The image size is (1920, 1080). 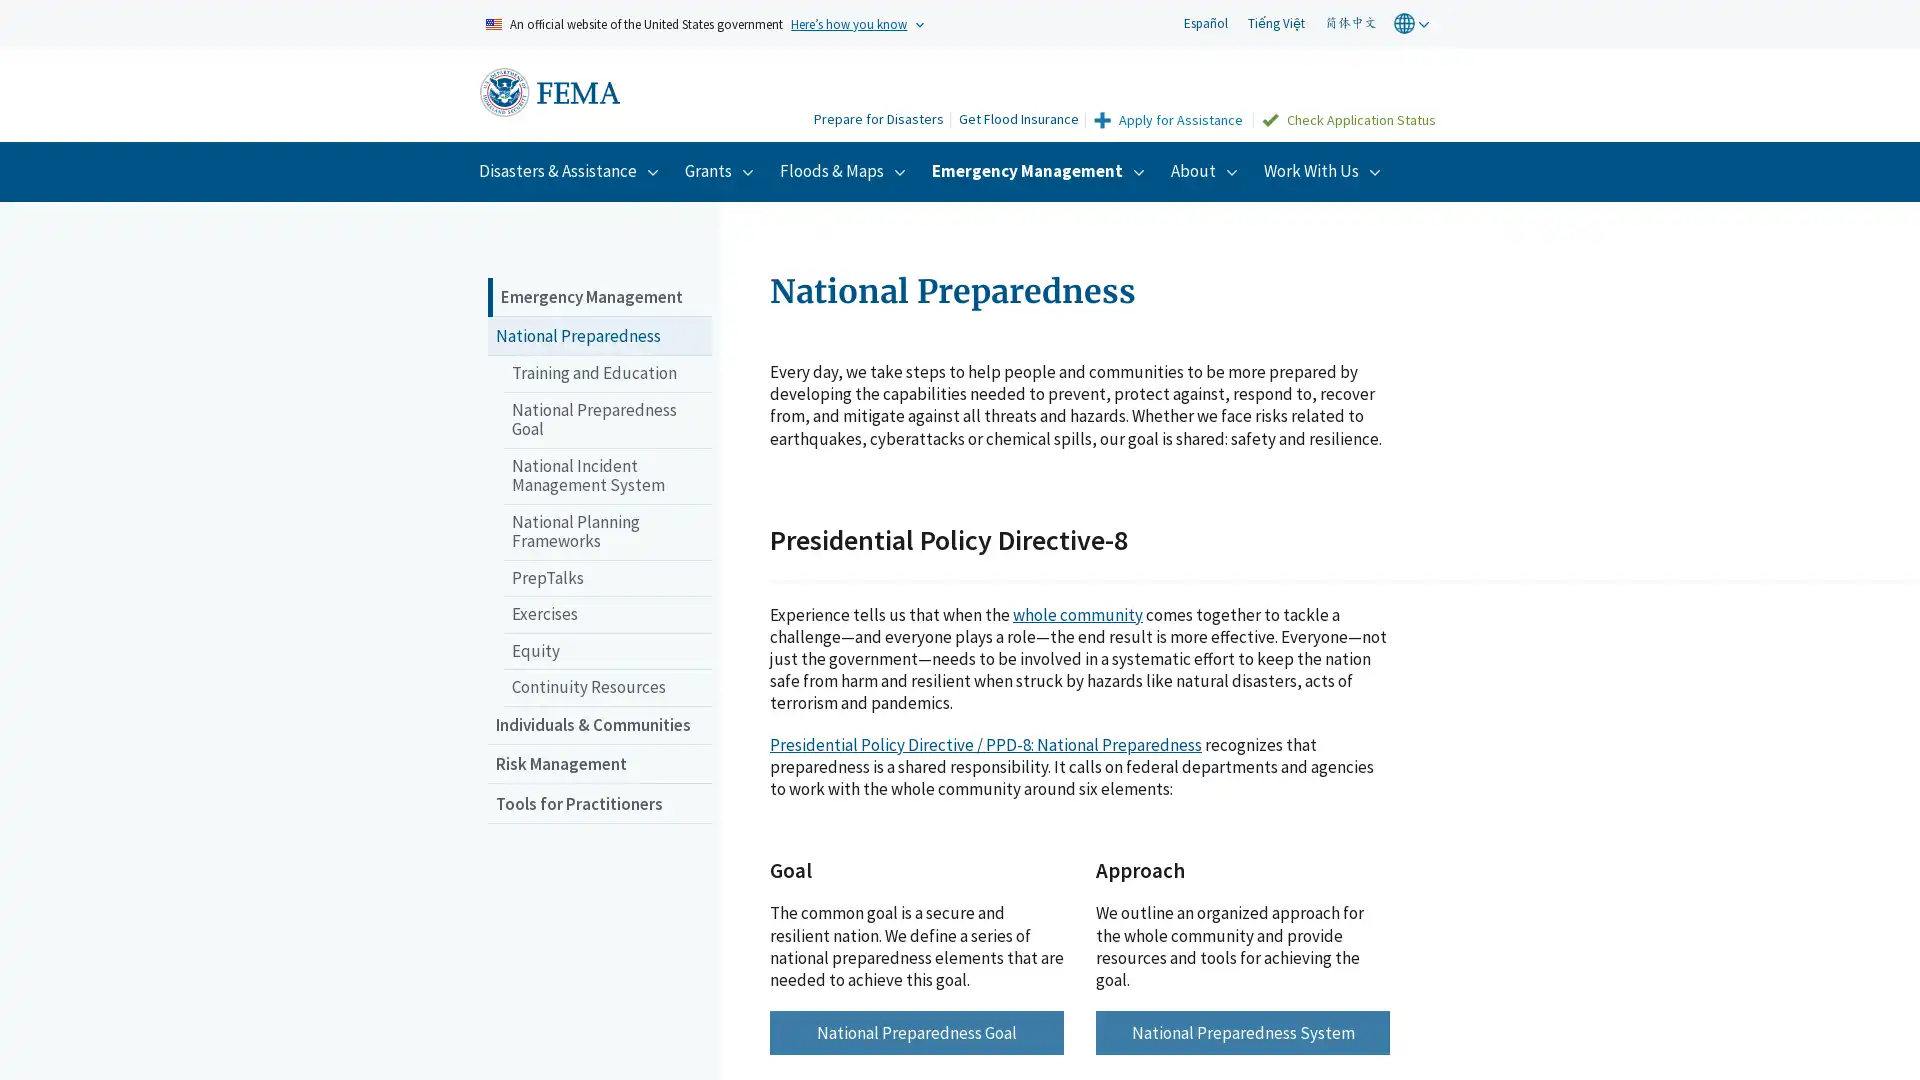 I want to click on world globe, so click(x=1413, y=23).